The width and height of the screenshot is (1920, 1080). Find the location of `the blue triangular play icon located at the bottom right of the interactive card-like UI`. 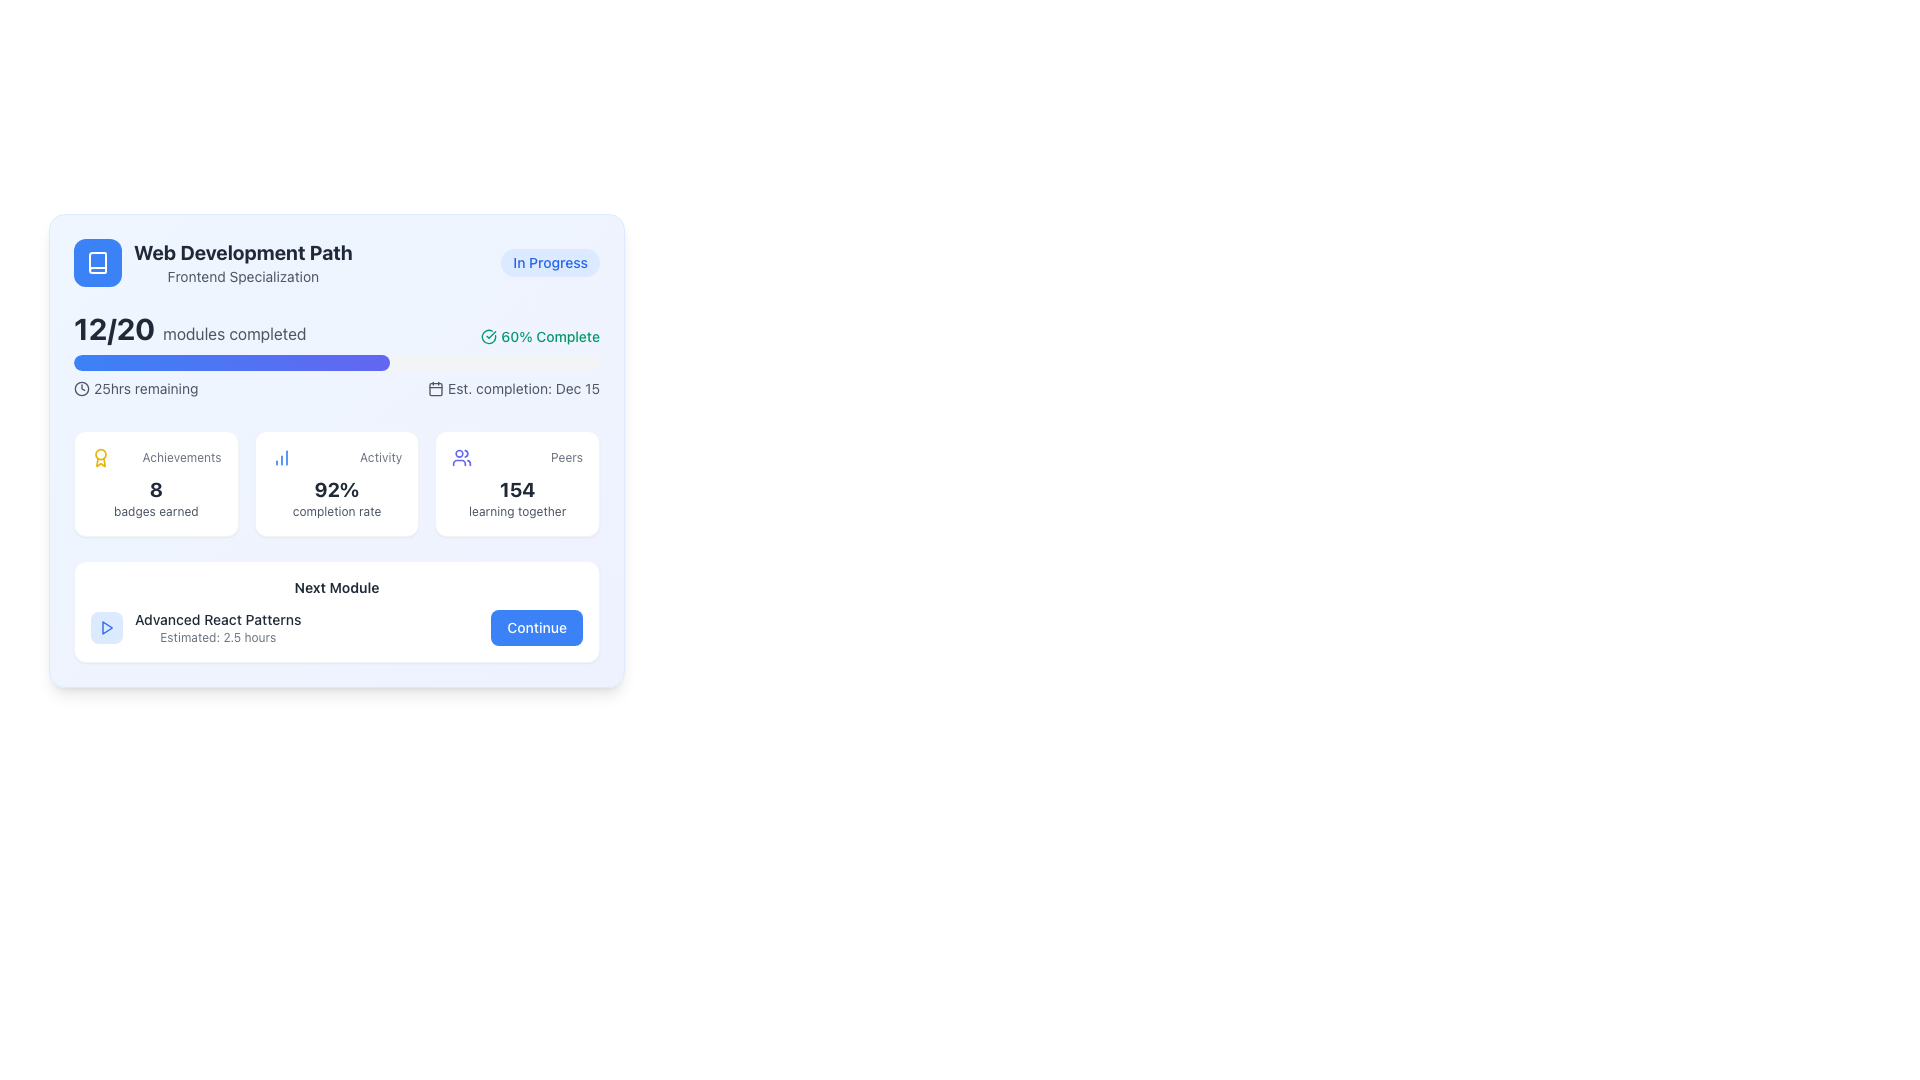

the blue triangular play icon located at the bottom right of the interactive card-like UI is located at coordinates (106, 627).